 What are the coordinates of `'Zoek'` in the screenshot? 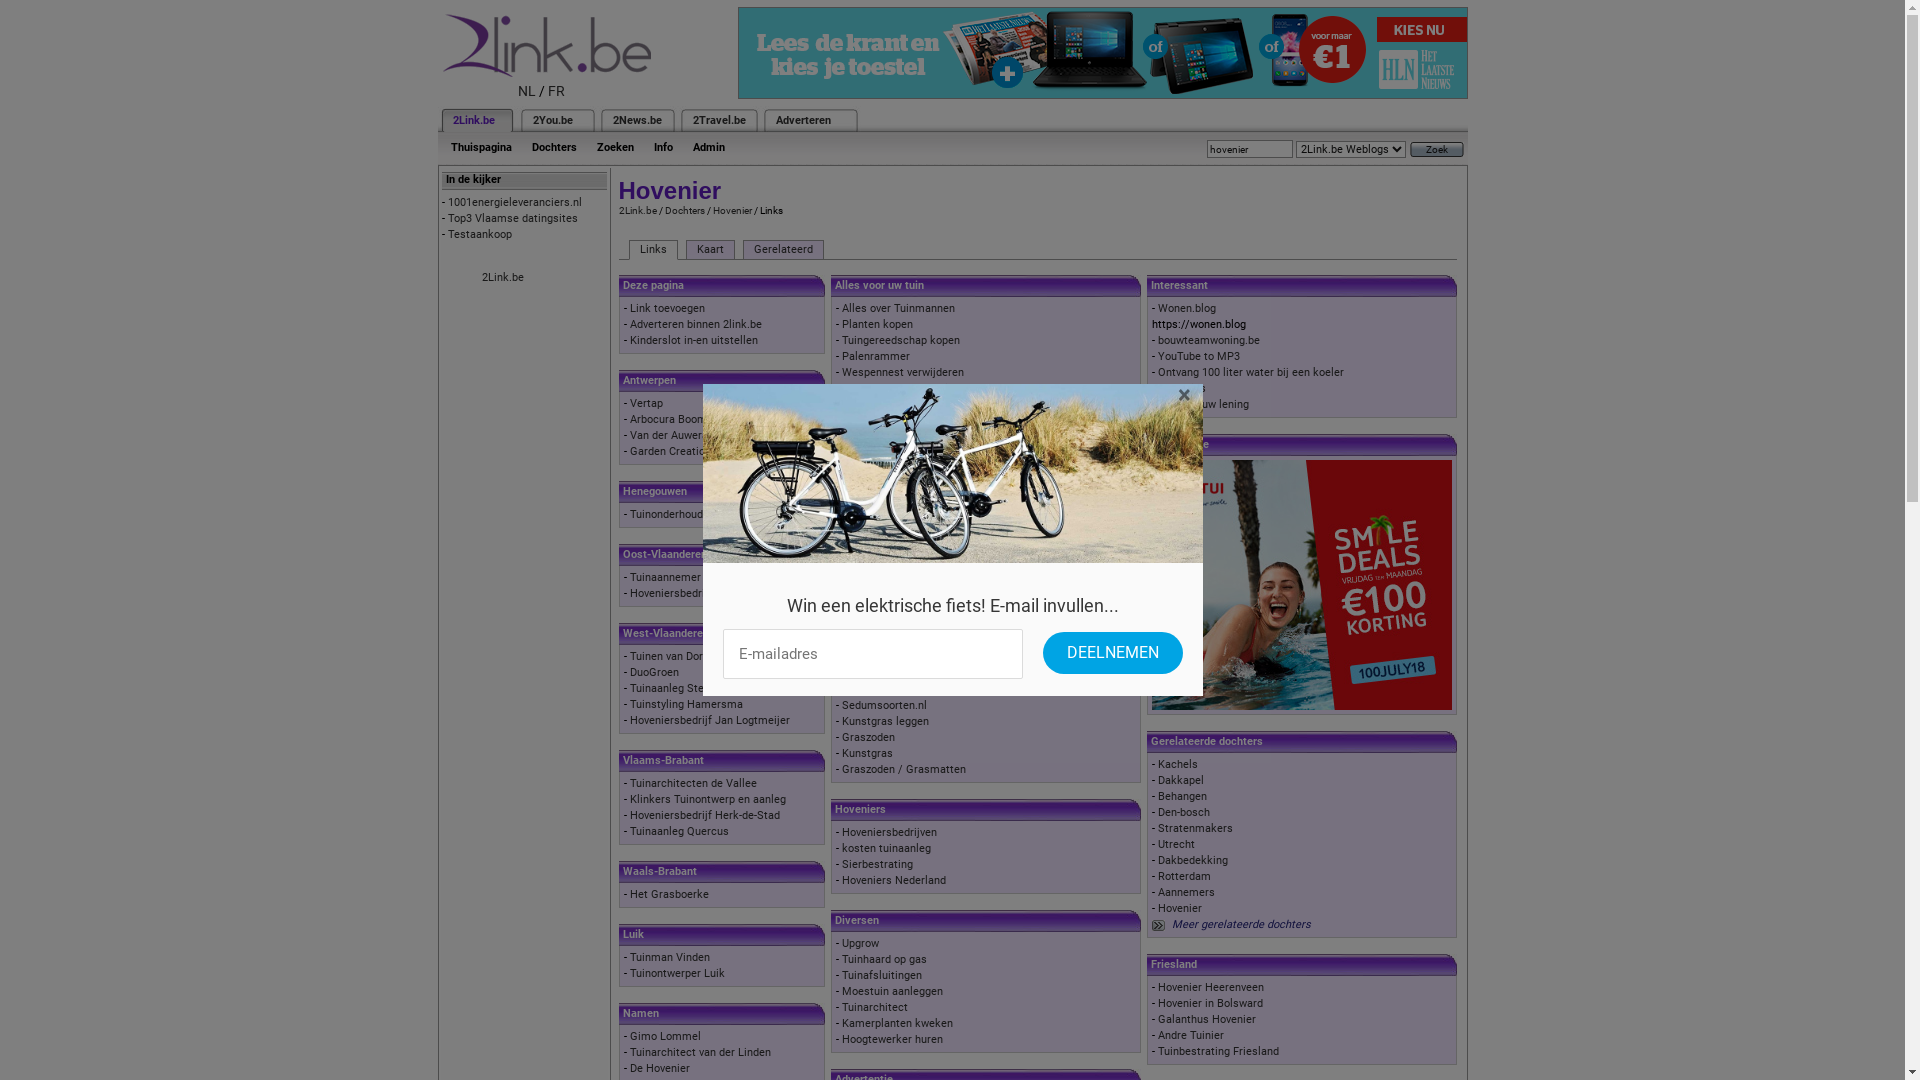 It's located at (1435, 148).